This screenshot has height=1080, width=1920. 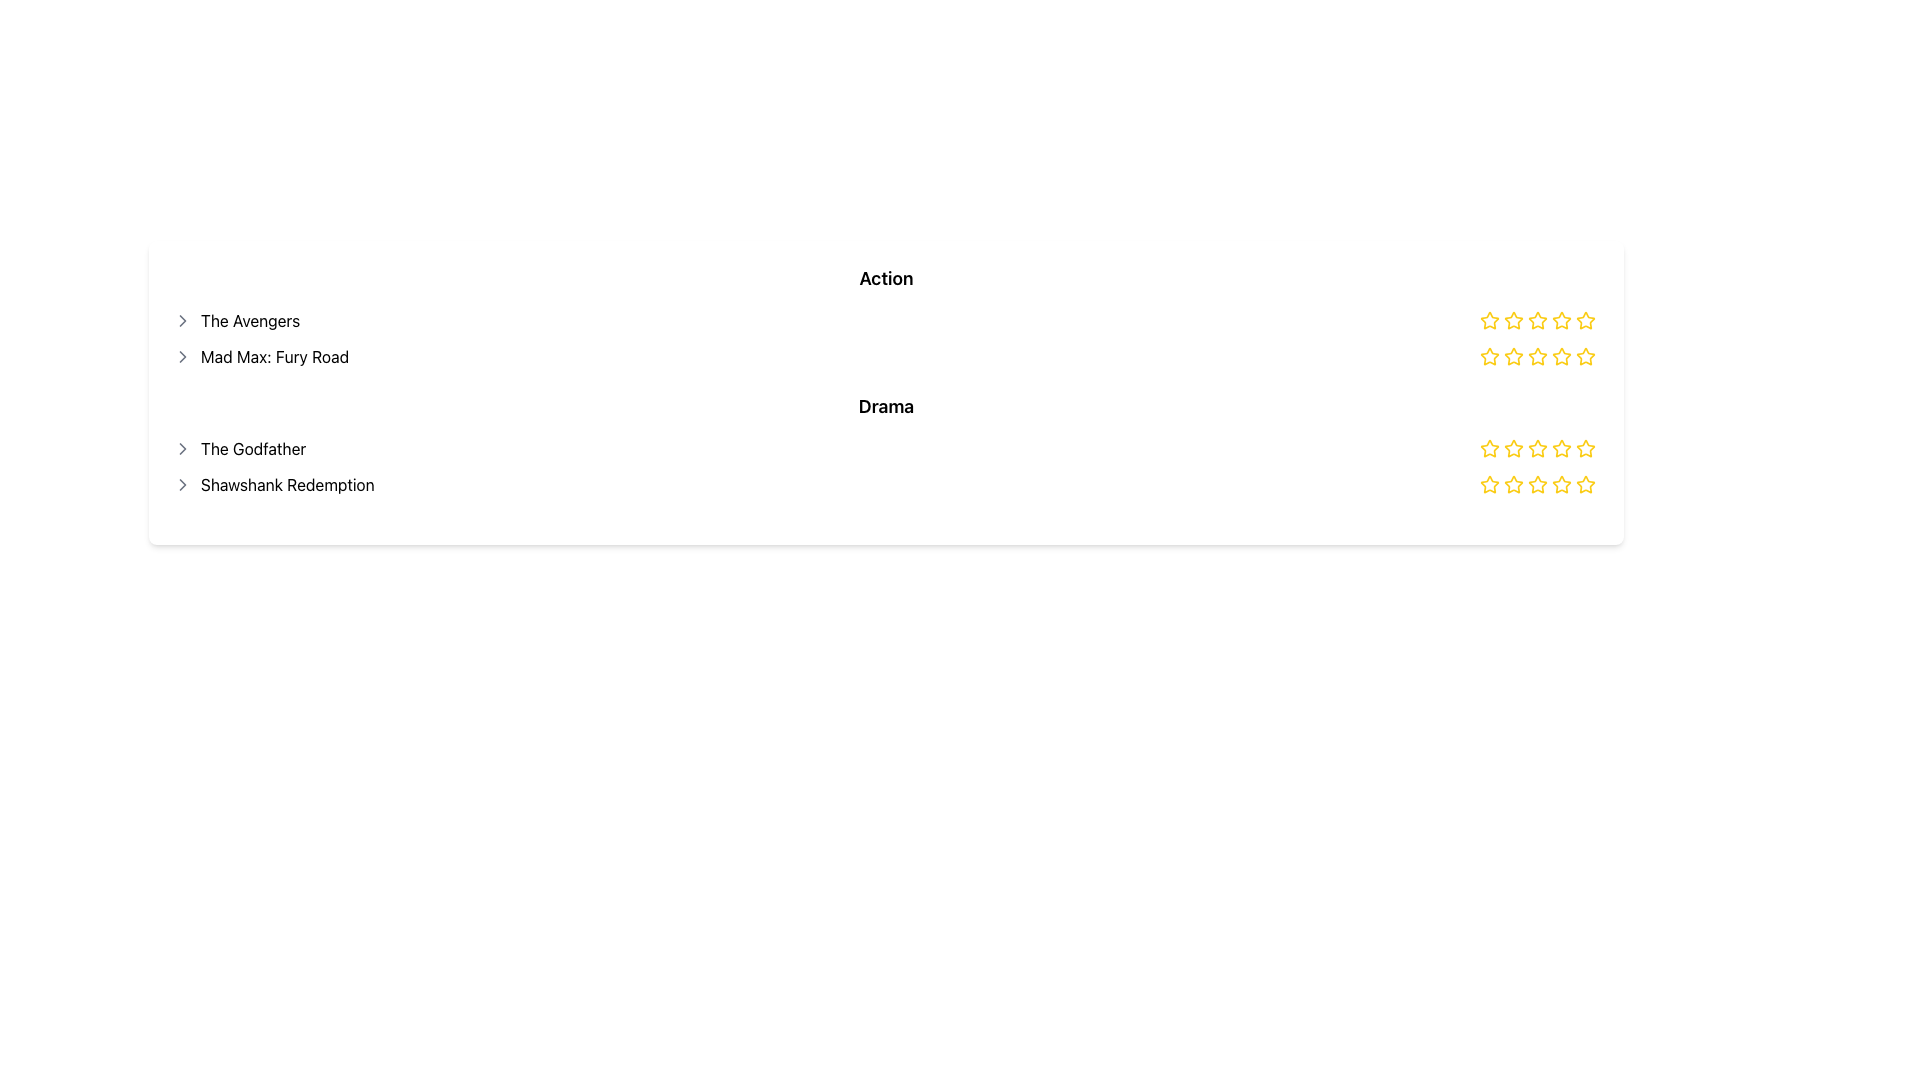 What do you see at coordinates (1488, 446) in the screenshot?
I see `the first rating star icon for the movie 'The Godfather' in the Drama category` at bounding box center [1488, 446].